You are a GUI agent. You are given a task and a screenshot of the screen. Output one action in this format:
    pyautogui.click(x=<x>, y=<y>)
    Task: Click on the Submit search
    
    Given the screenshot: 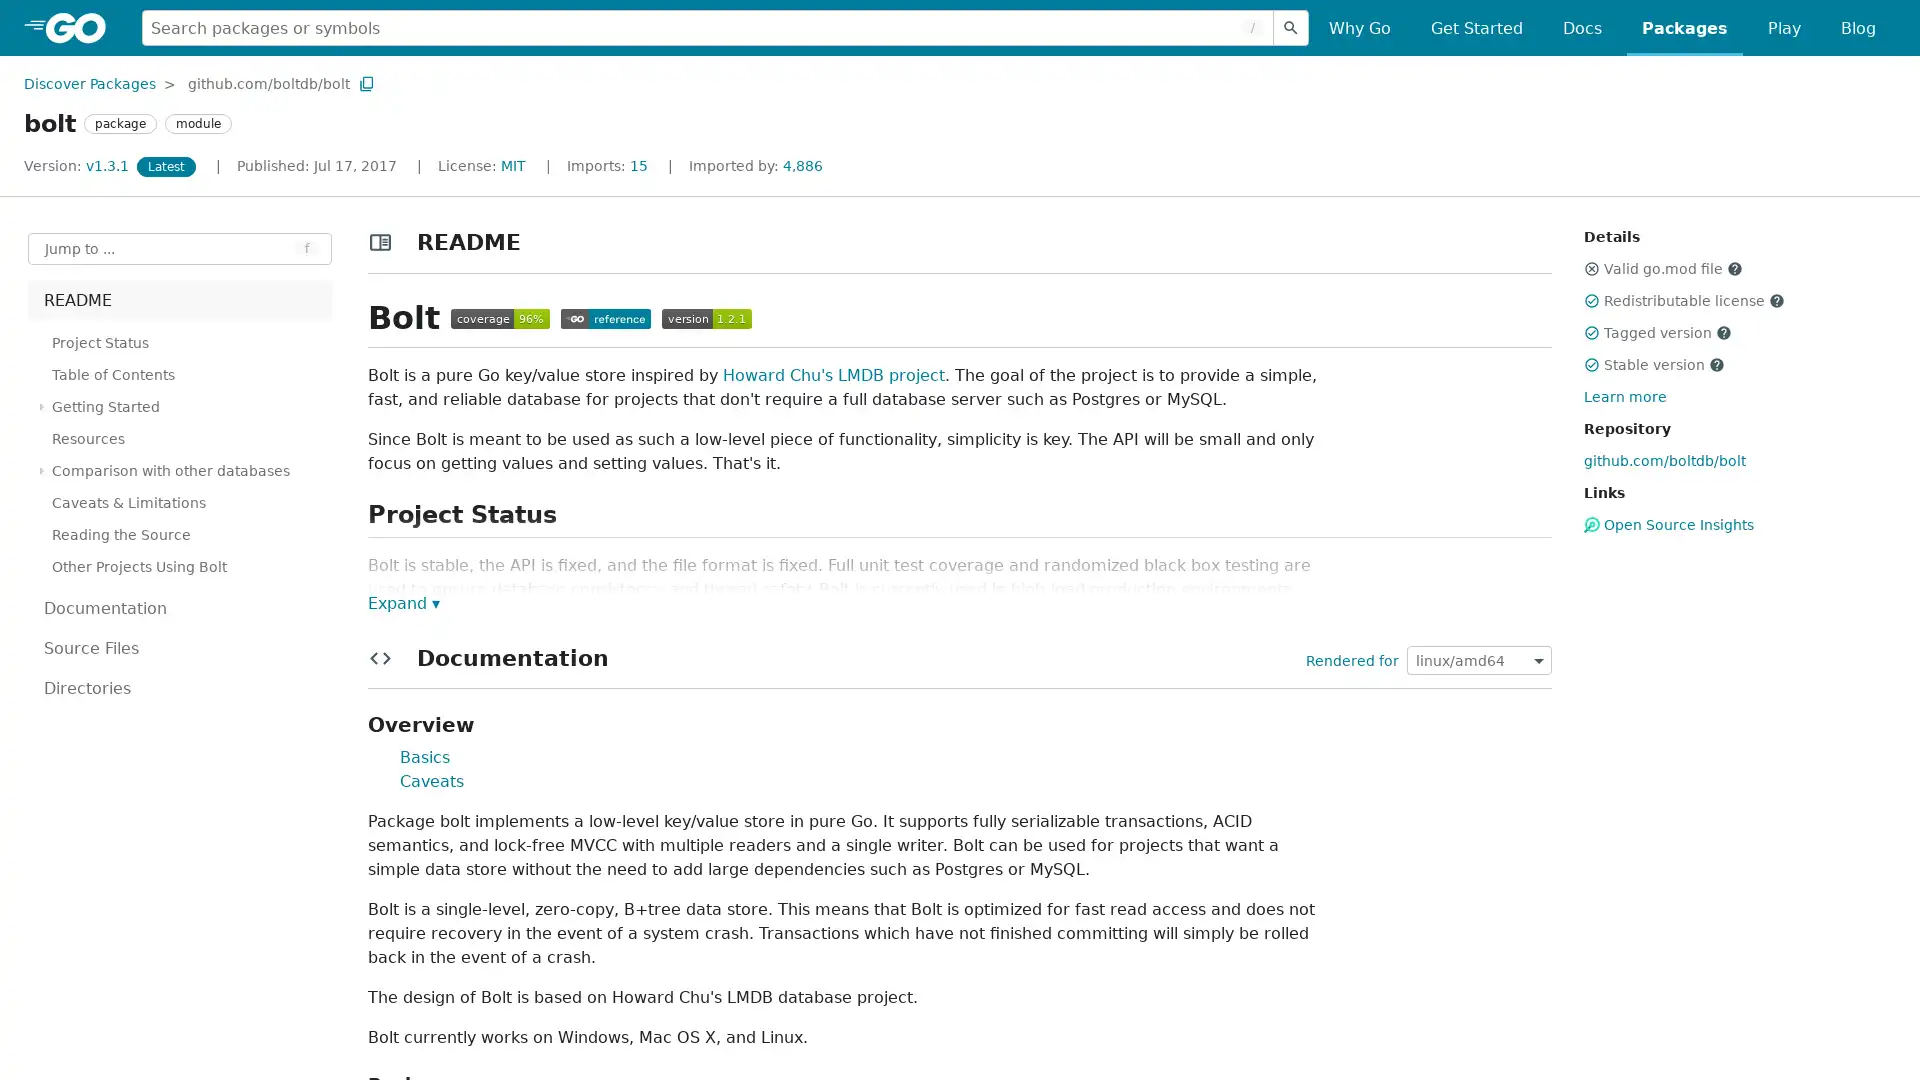 What is the action you would take?
    pyautogui.click(x=1291, y=27)
    